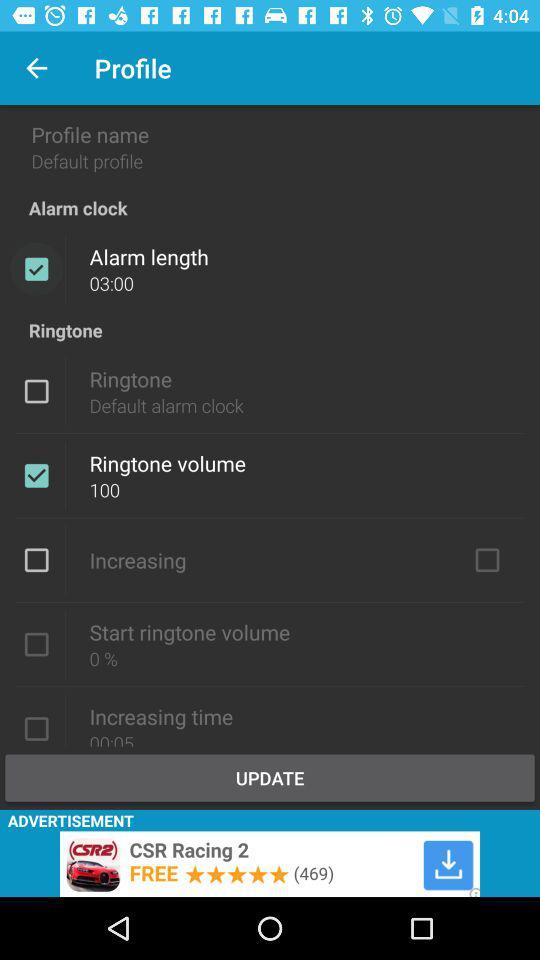 This screenshot has height=960, width=540. What do you see at coordinates (36, 560) in the screenshot?
I see `tick the box` at bounding box center [36, 560].